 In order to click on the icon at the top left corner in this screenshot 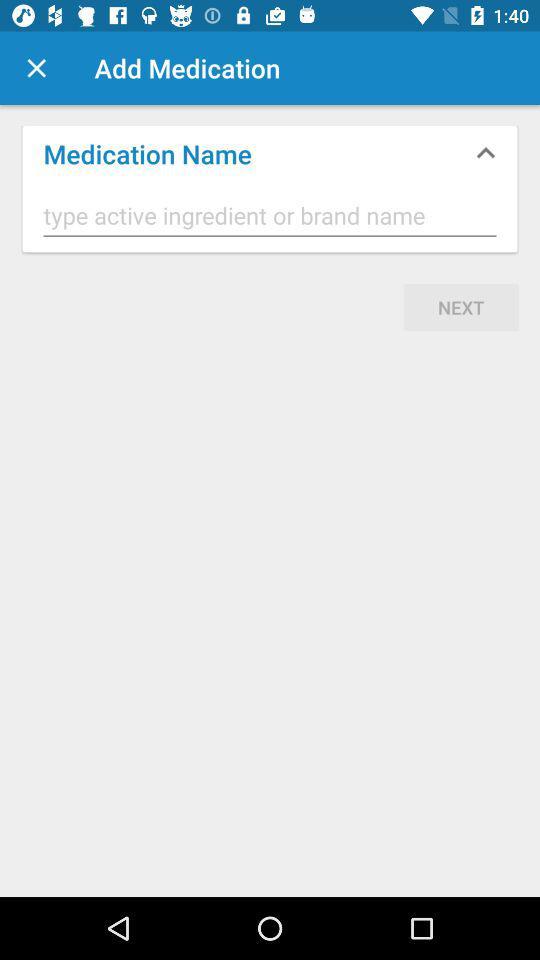, I will do `click(36, 68)`.